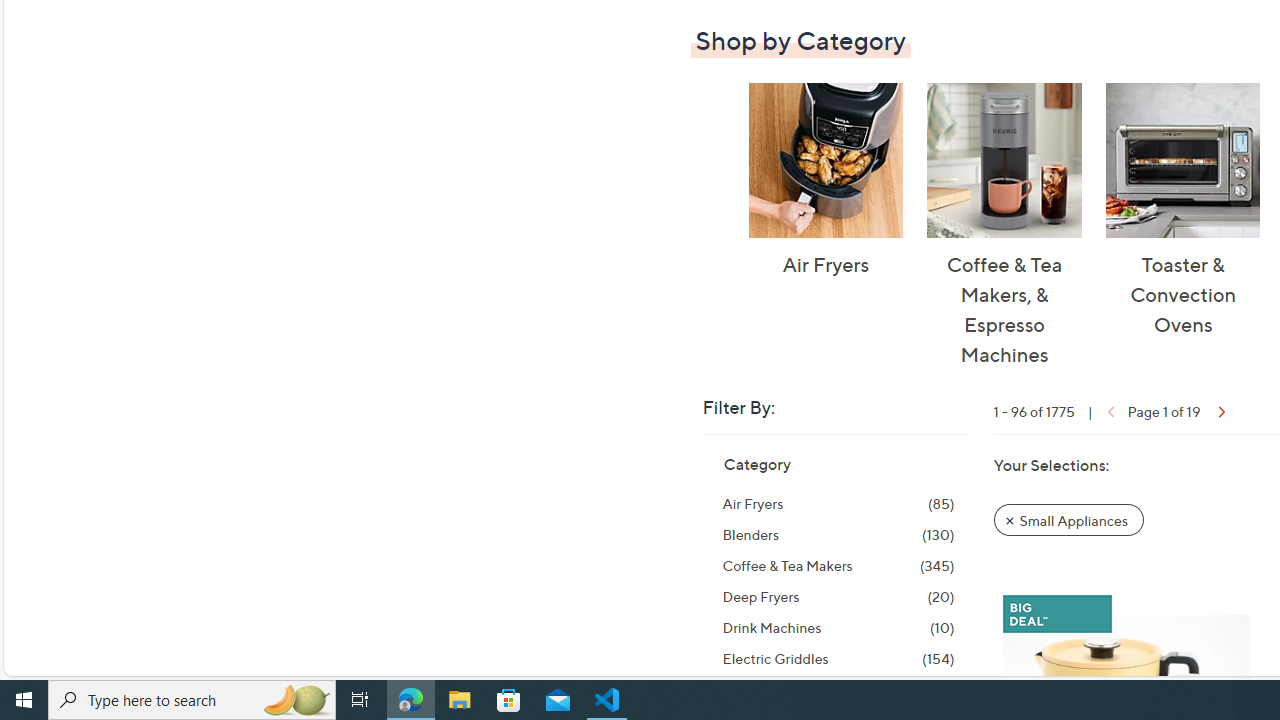 The image size is (1280, 720). Describe the element at coordinates (825, 181) in the screenshot. I see `'Air Fryers Air Fryers'` at that location.